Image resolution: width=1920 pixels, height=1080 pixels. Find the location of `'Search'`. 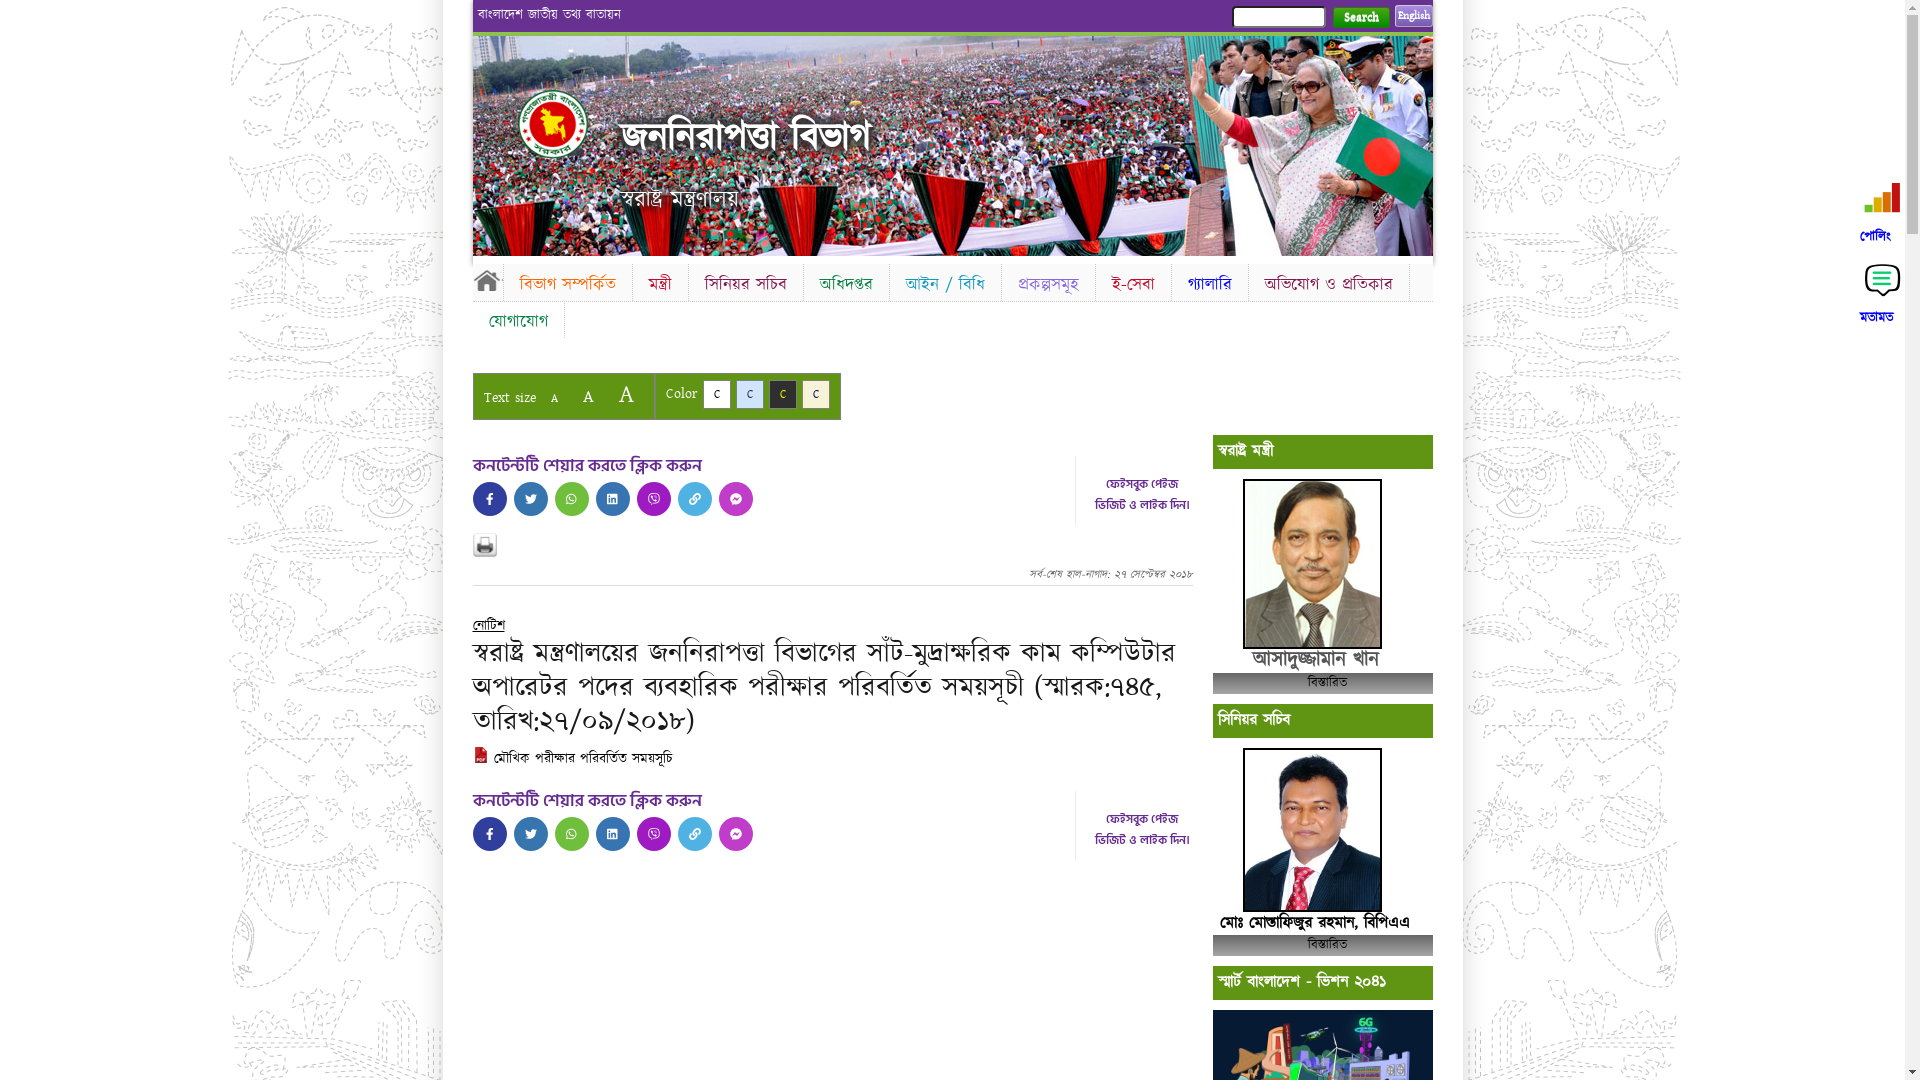

'Search' is located at coordinates (1360, 17).